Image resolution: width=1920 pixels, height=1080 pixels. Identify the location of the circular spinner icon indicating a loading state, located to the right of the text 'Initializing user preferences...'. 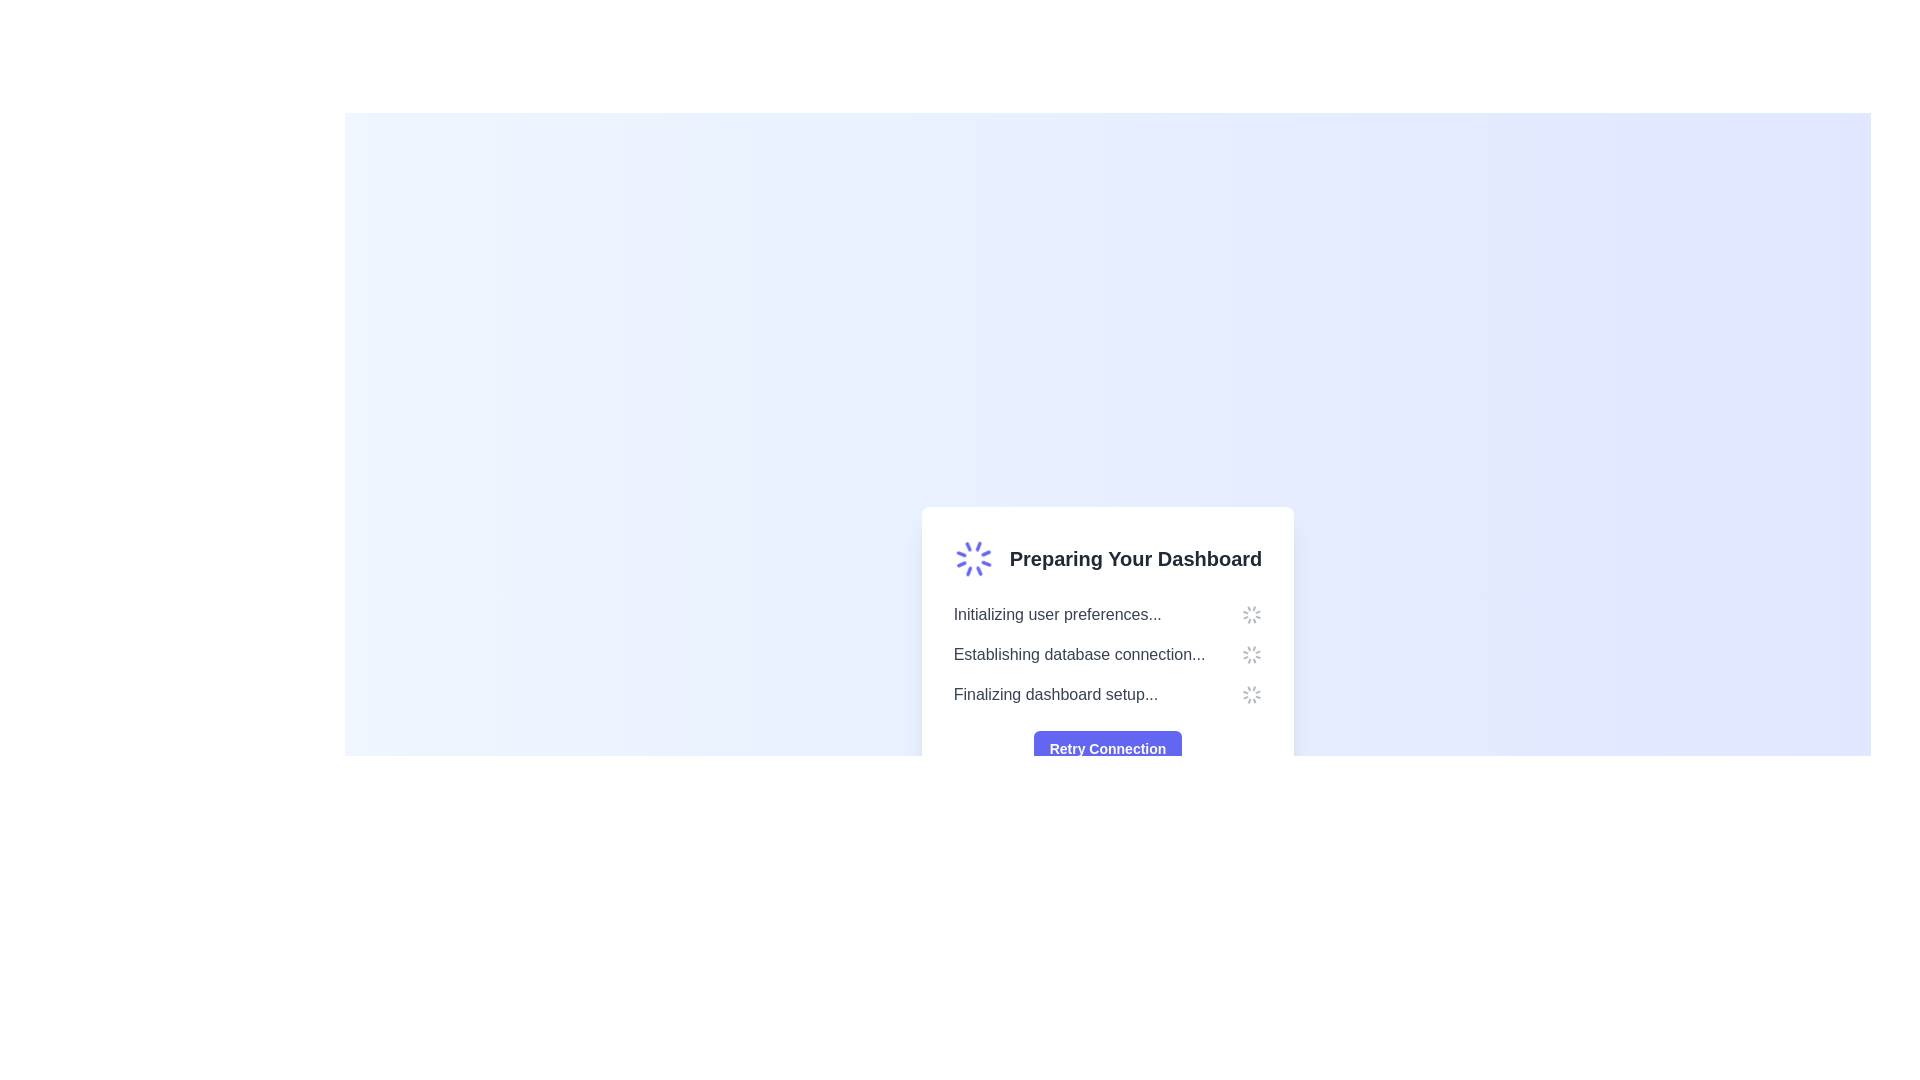
(1251, 613).